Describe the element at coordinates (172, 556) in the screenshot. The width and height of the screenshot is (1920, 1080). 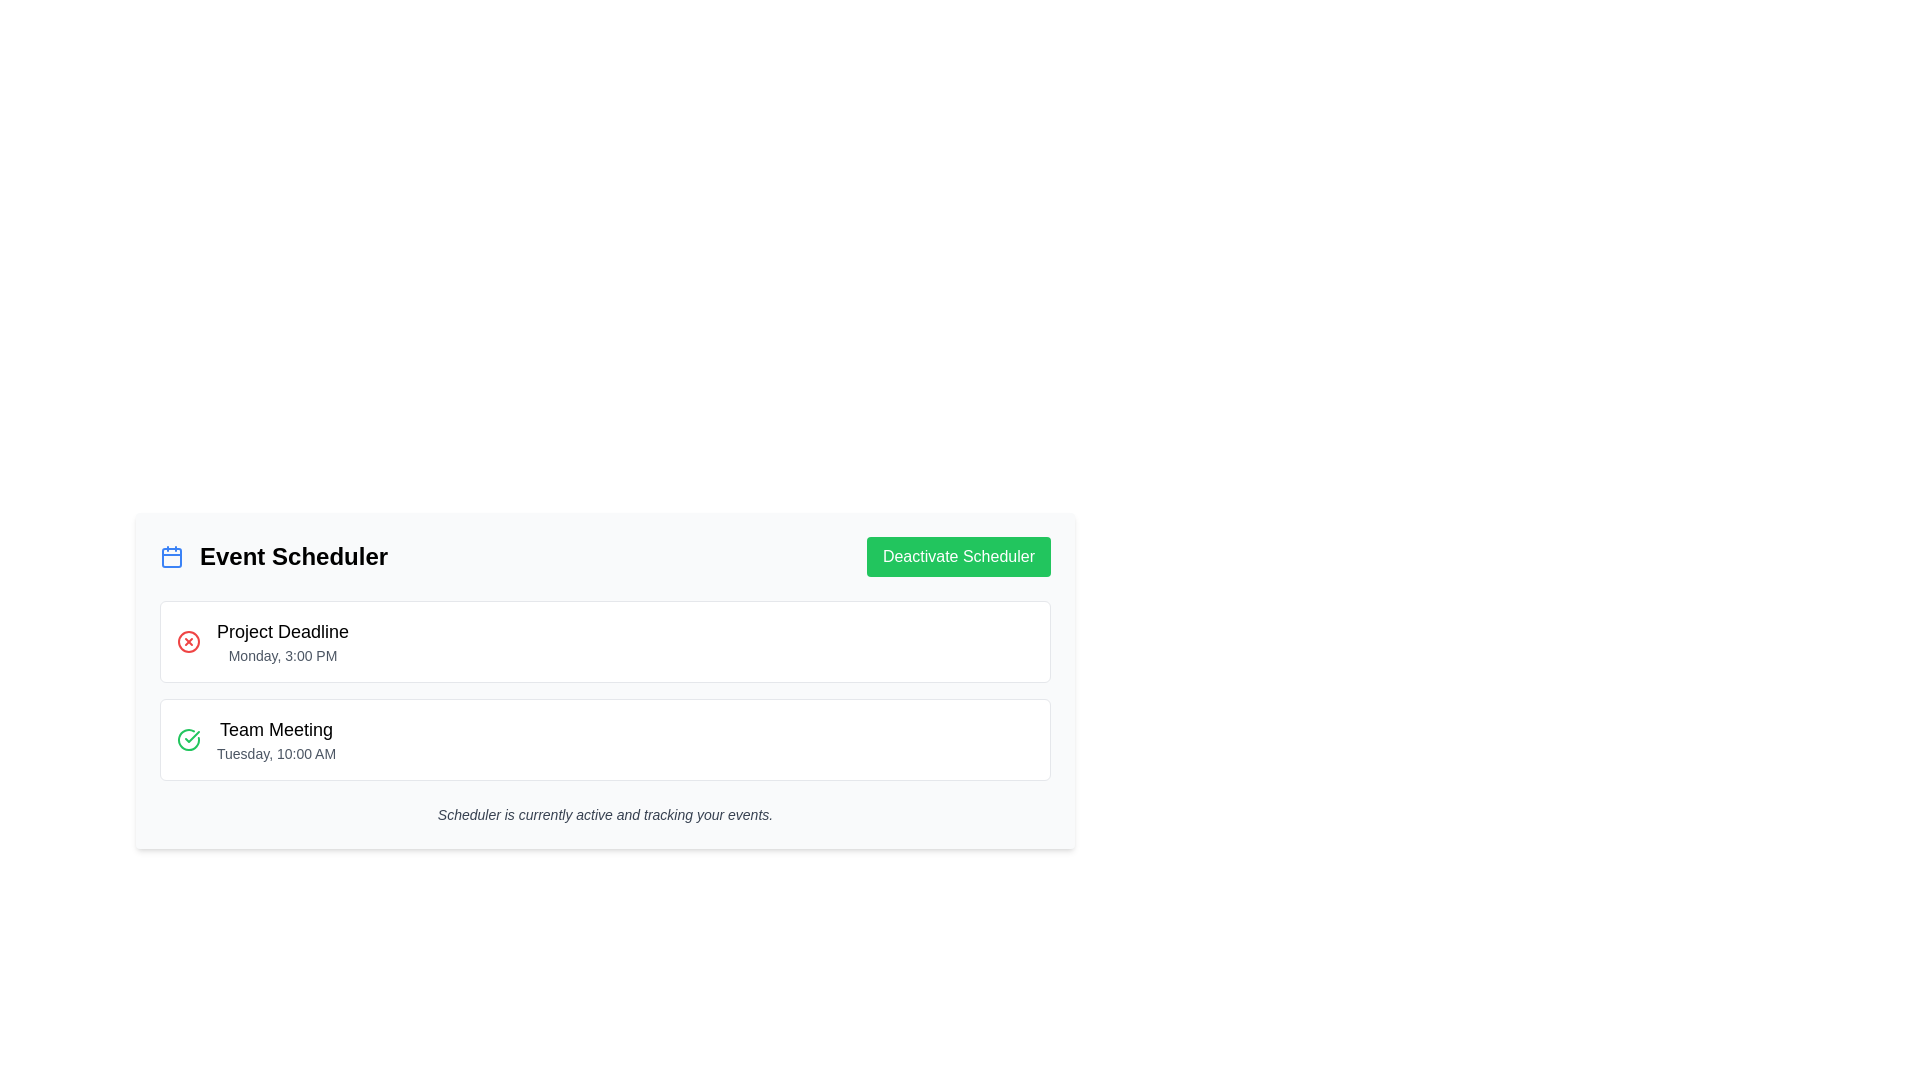
I see `the small calendar icon with a blue outline located to the left of the 'Event Scheduler' text at the top-left section of the white card` at that location.